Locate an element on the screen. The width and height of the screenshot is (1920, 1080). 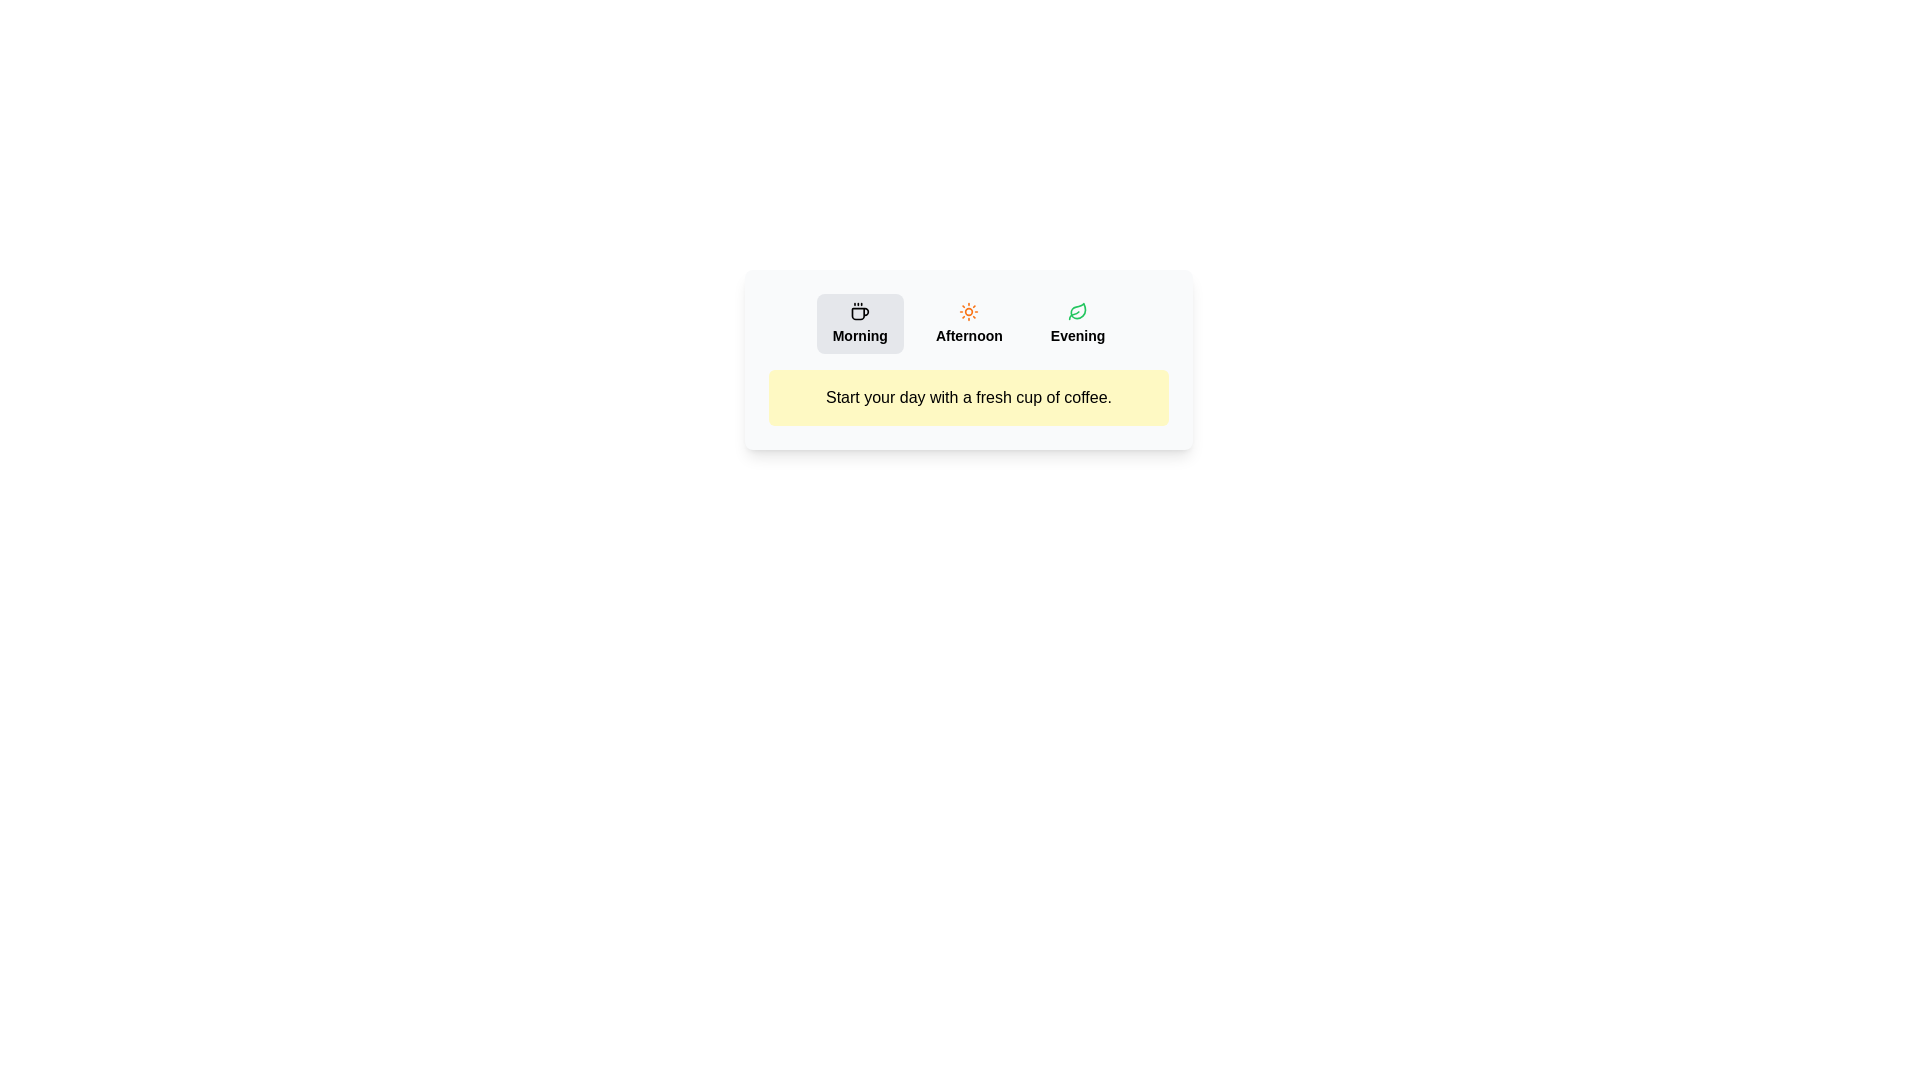
the Afternoon tab to display its content is located at coordinates (969, 323).